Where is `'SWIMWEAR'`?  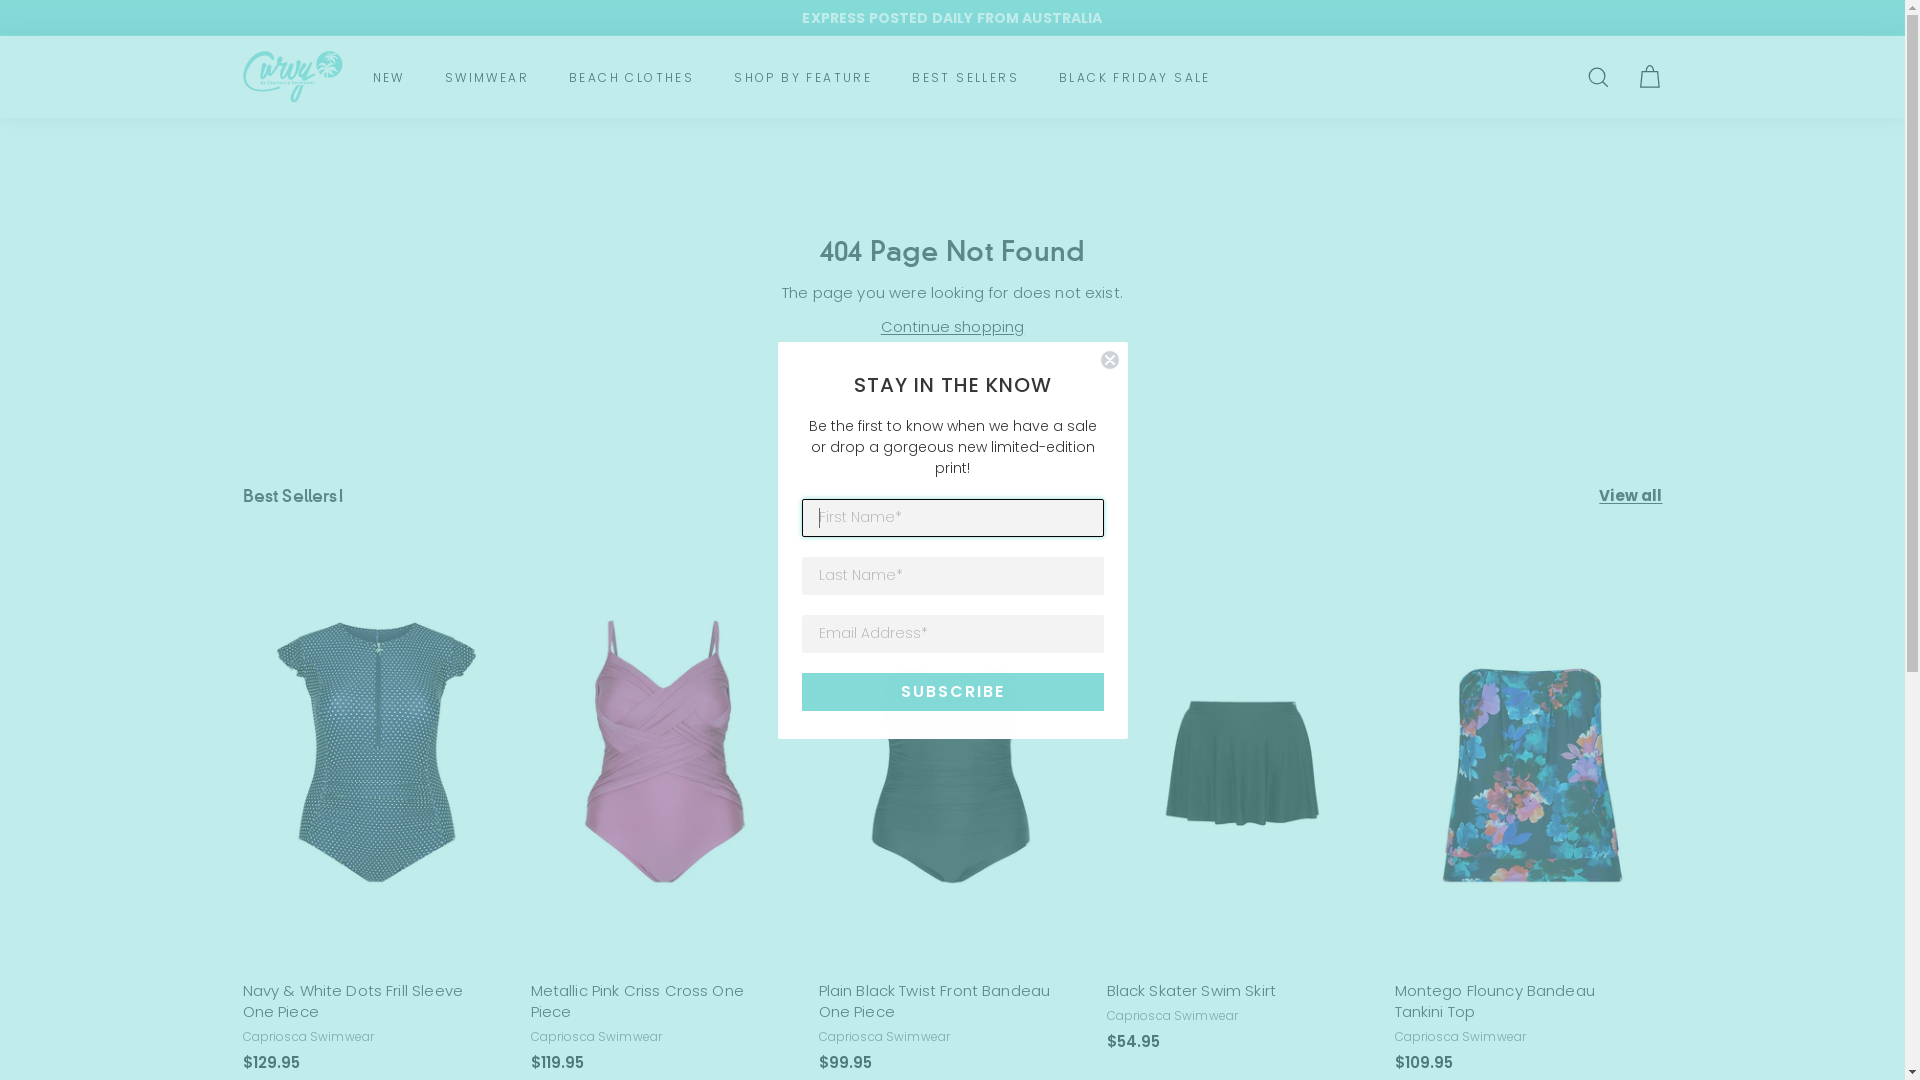
'SWIMWEAR' is located at coordinates (486, 76).